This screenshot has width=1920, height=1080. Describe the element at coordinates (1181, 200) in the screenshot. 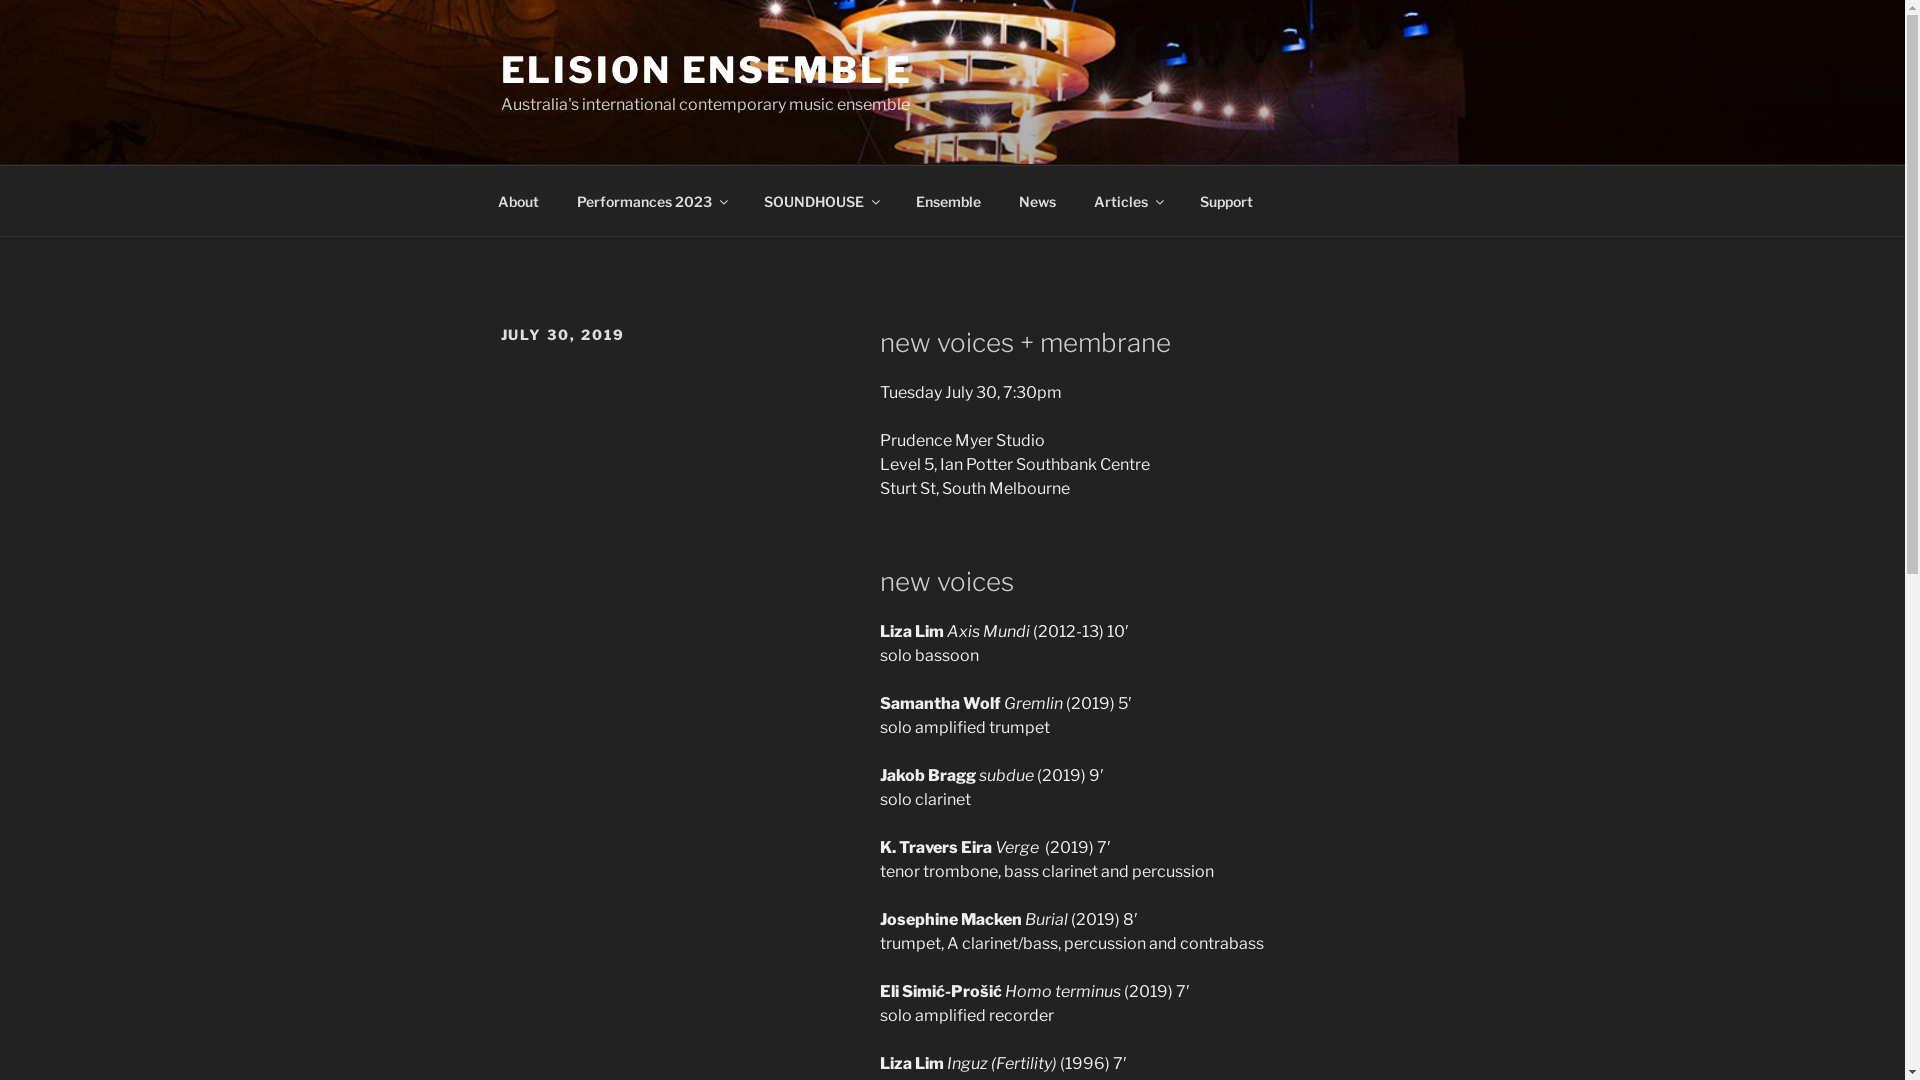

I see `'Support'` at that location.